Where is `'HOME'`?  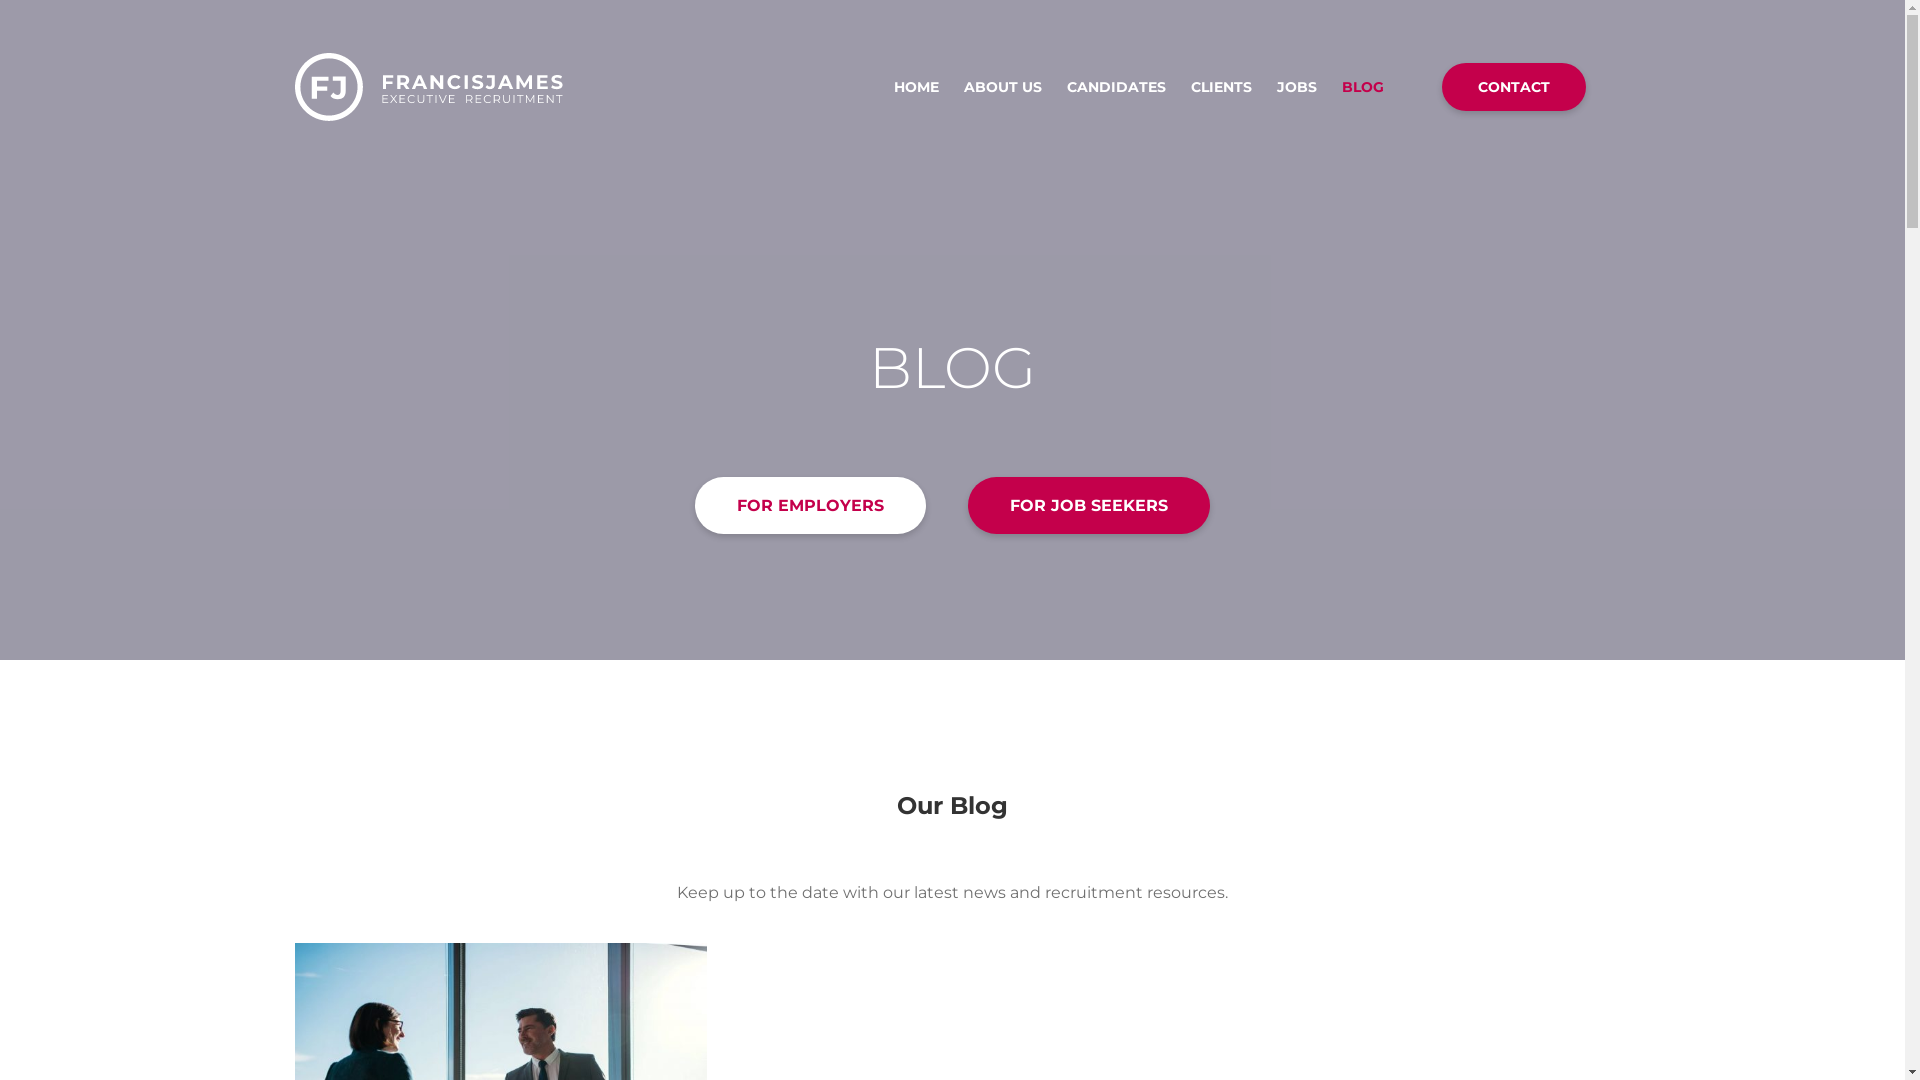
'HOME' is located at coordinates (892, 86).